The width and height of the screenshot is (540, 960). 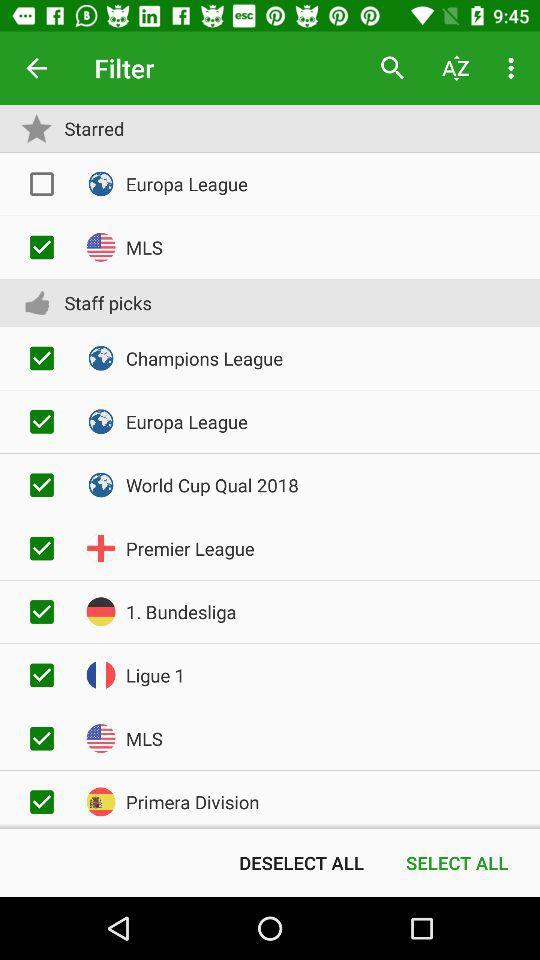 What do you see at coordinates (393, 68) in the screenshot?
I see `the icon to the right of the filter item` at bounding box center [393, 68].